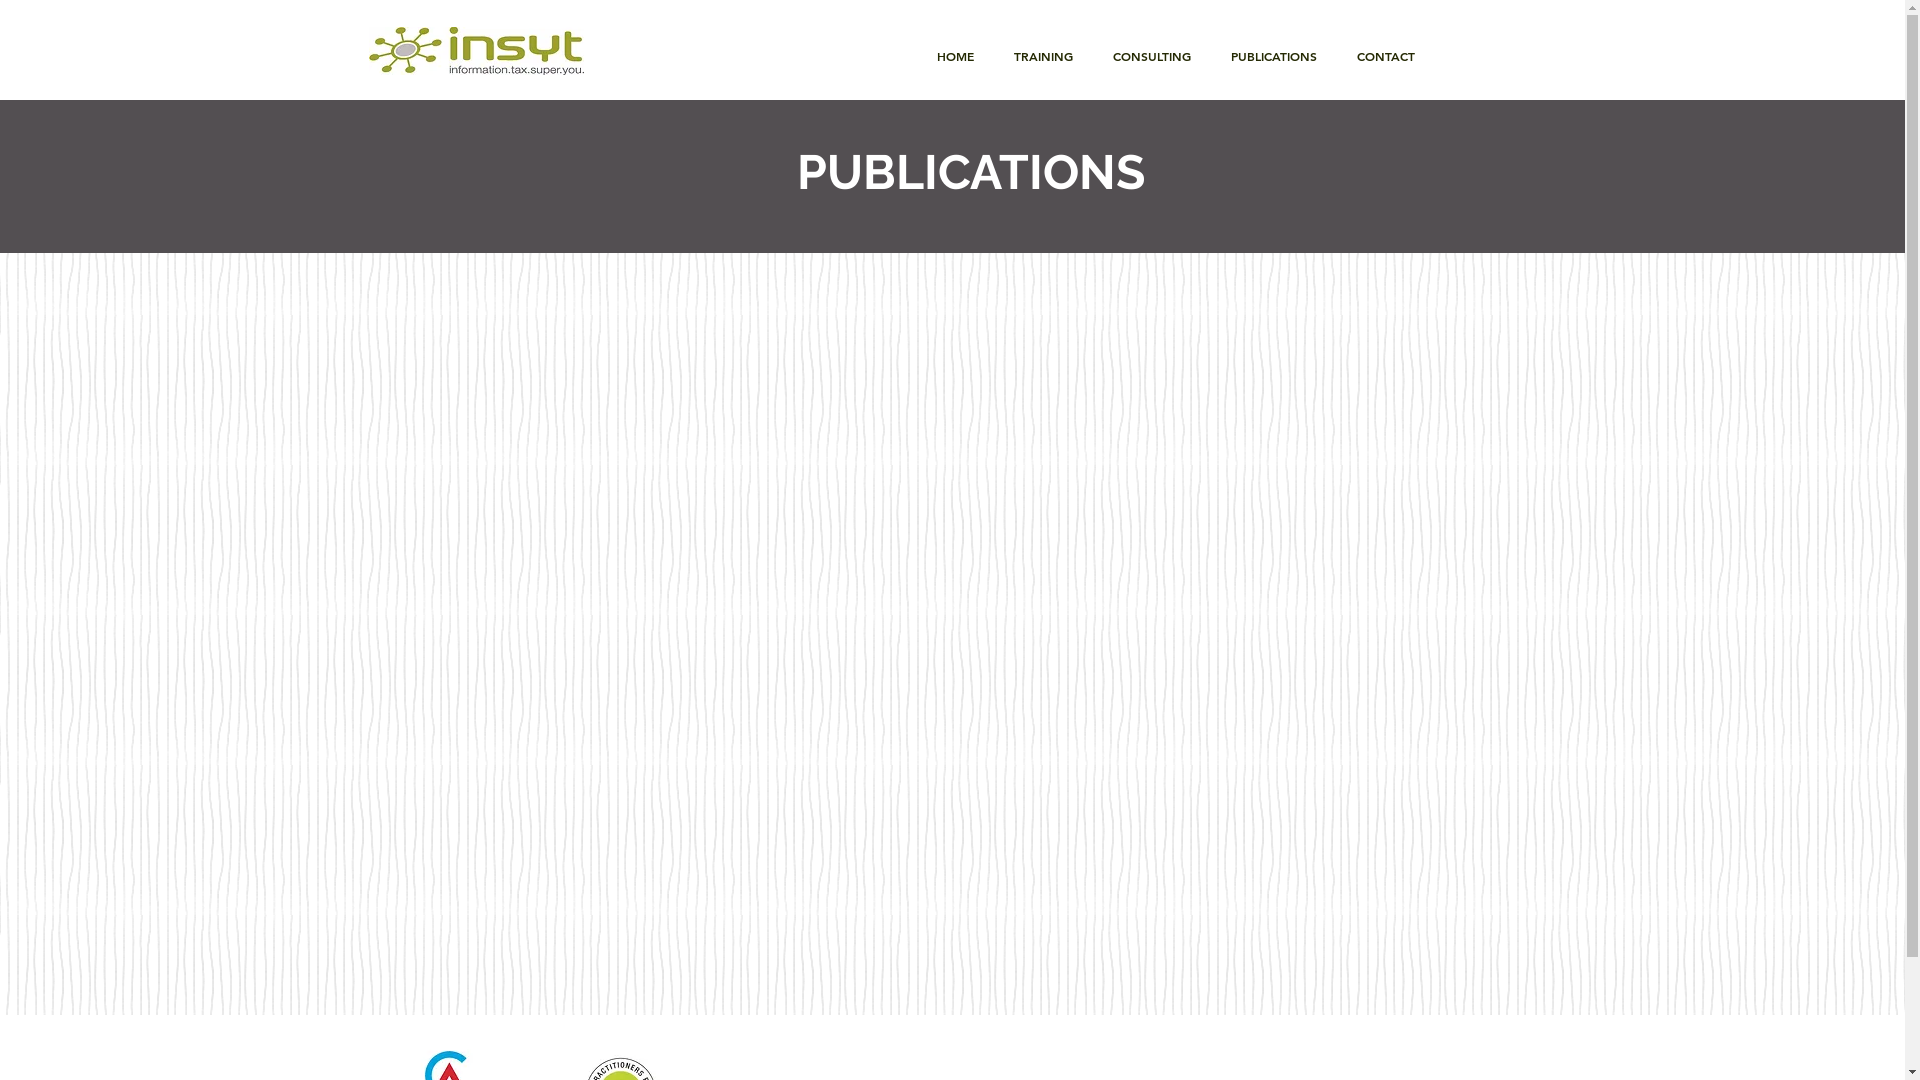  Describe the element at coordinates (1151, 55) in the screenshot. I see `'CONSULTING'` at that location.